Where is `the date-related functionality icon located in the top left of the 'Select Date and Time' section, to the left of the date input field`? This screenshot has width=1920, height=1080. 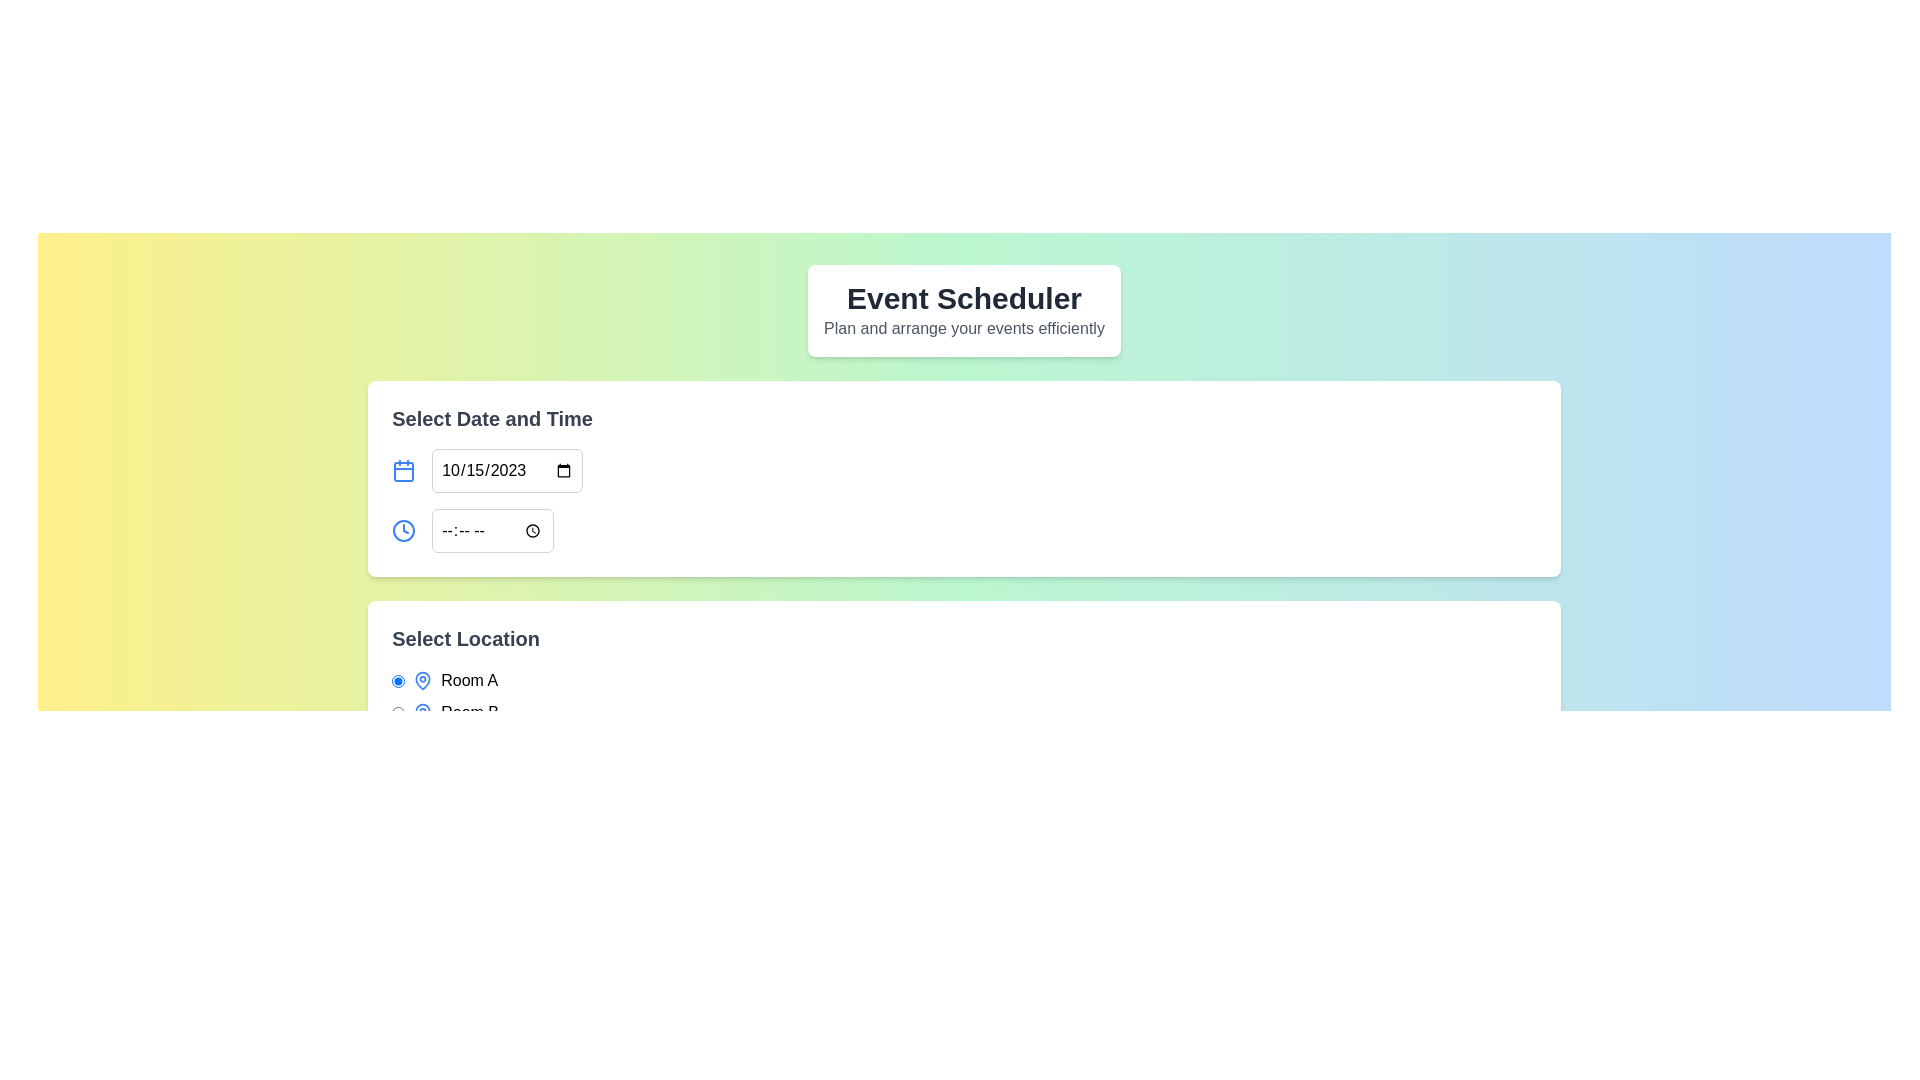
the date-related functionality icon located in the top left of the 'Select Date and Time' section, to the left of the date input field is located at coordinates (403, 470).